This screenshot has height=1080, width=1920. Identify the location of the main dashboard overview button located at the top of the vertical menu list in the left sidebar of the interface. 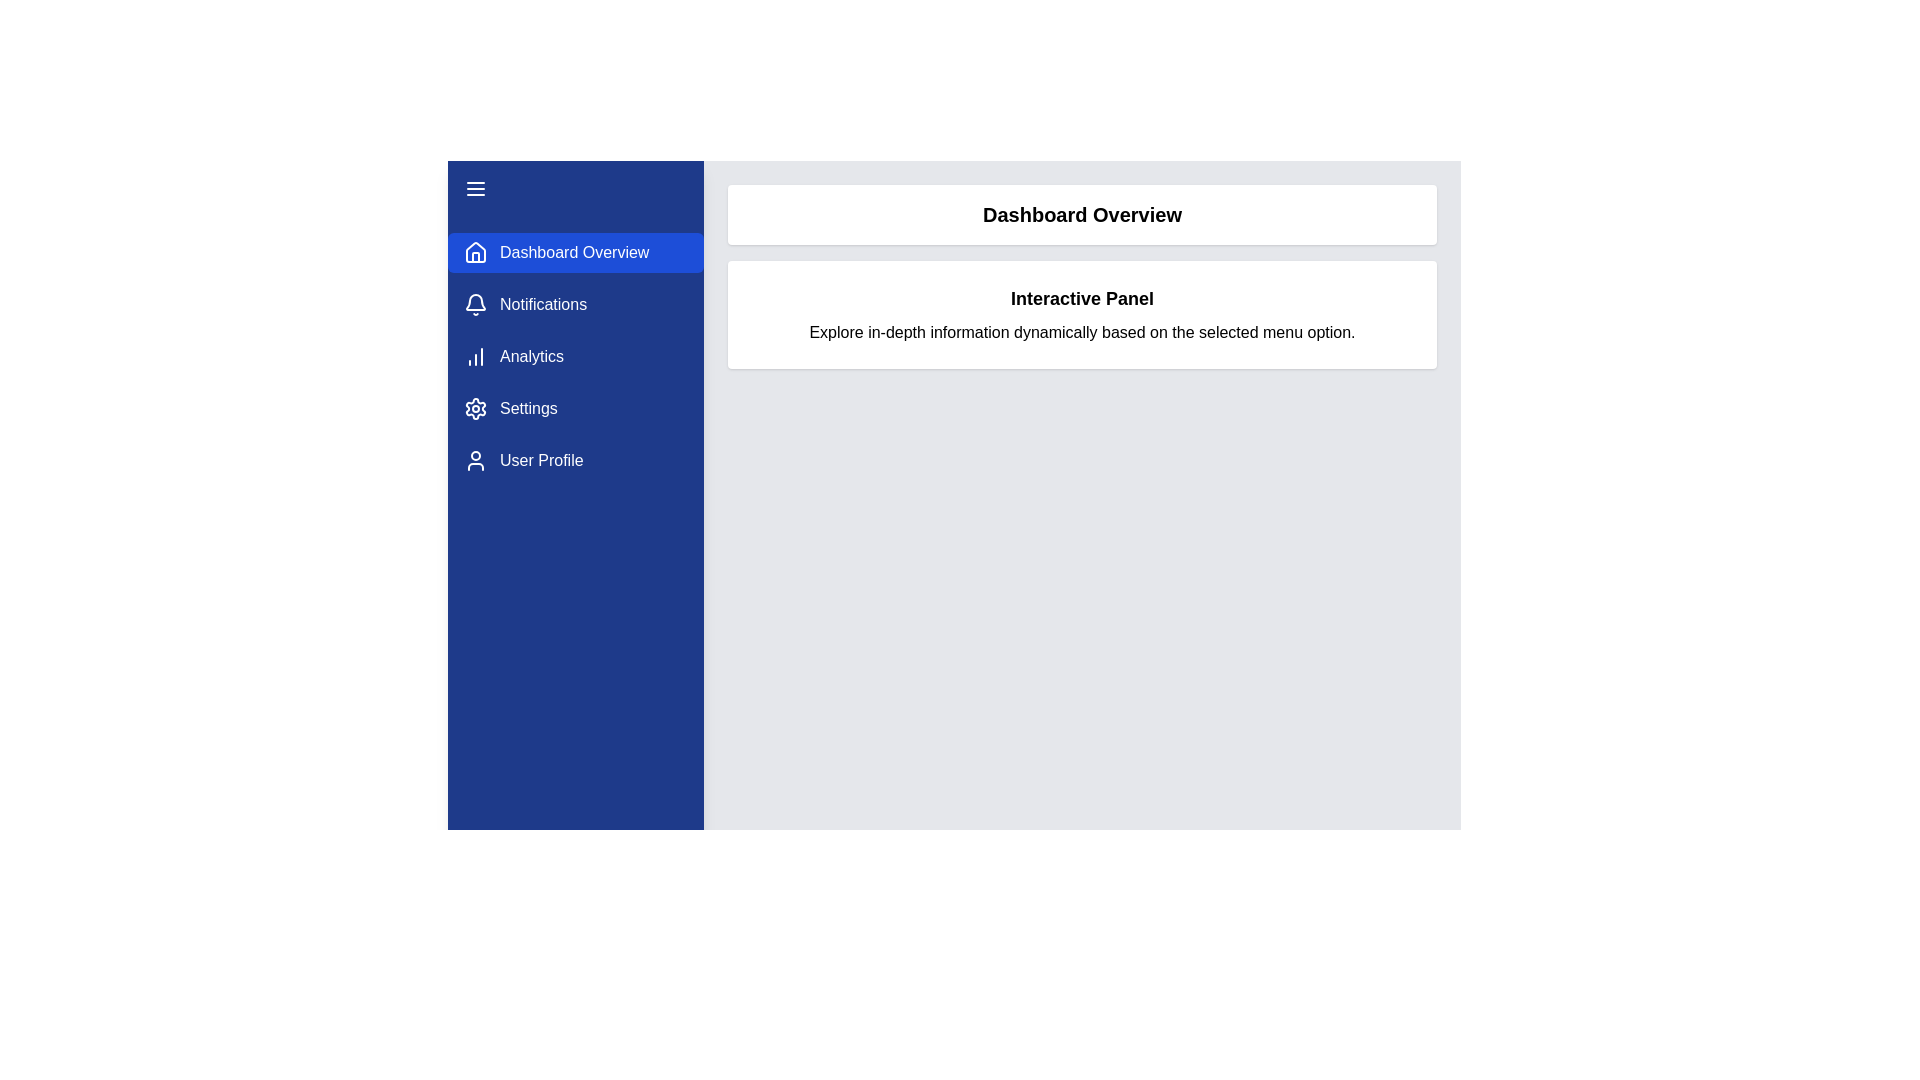
(575, 252).